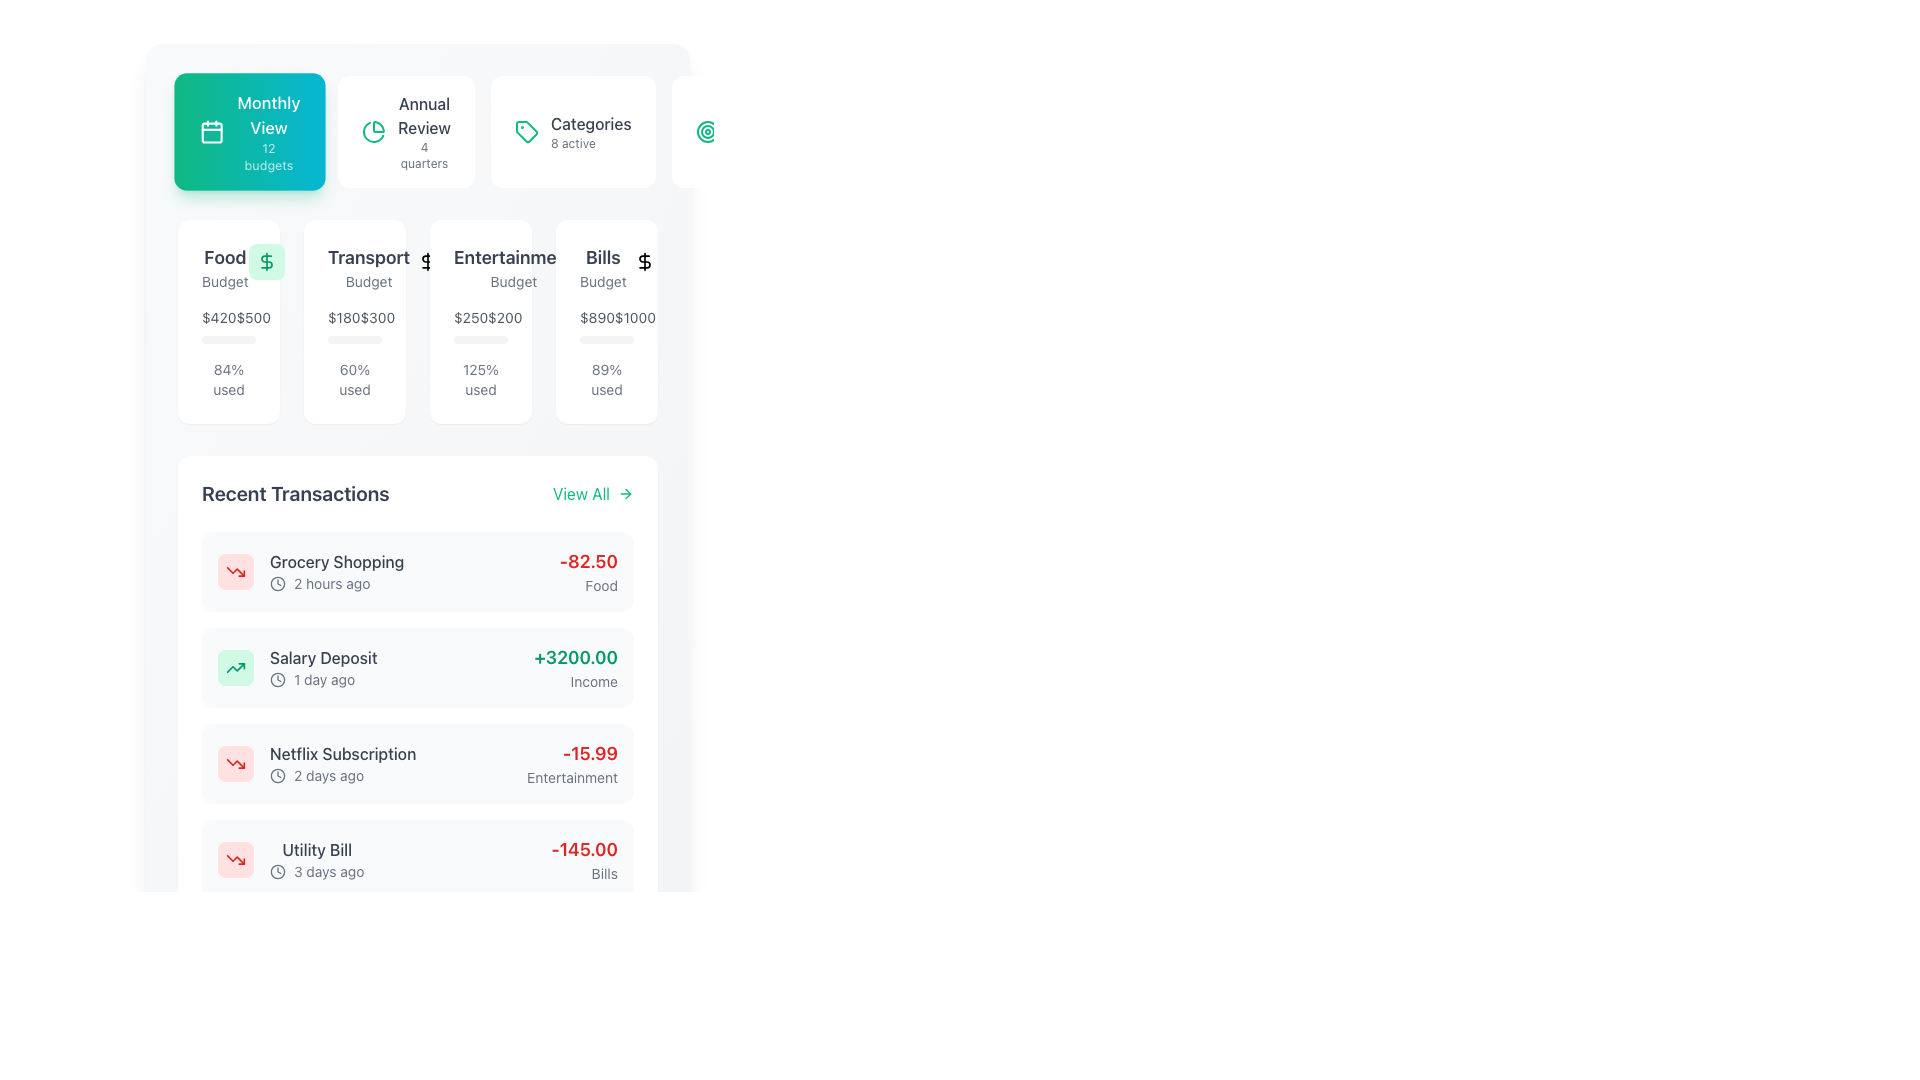 This screenshot has height=1080, width=1920. I want to click on the dollar sign icon with a rounded amber background located at the top-right corner of the 'Bills Budget' section, so click(644, 261).